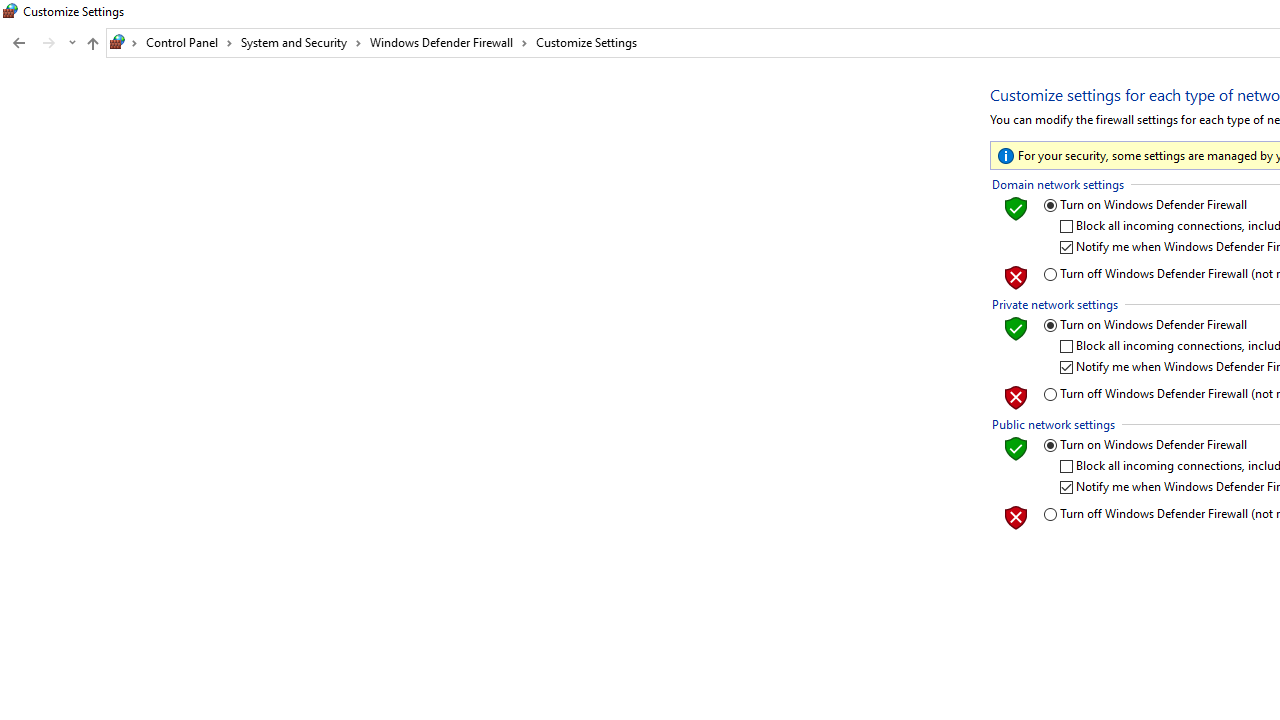  I want to click on 'Forward (Alt + Right Arrow)', so click(49, 43).